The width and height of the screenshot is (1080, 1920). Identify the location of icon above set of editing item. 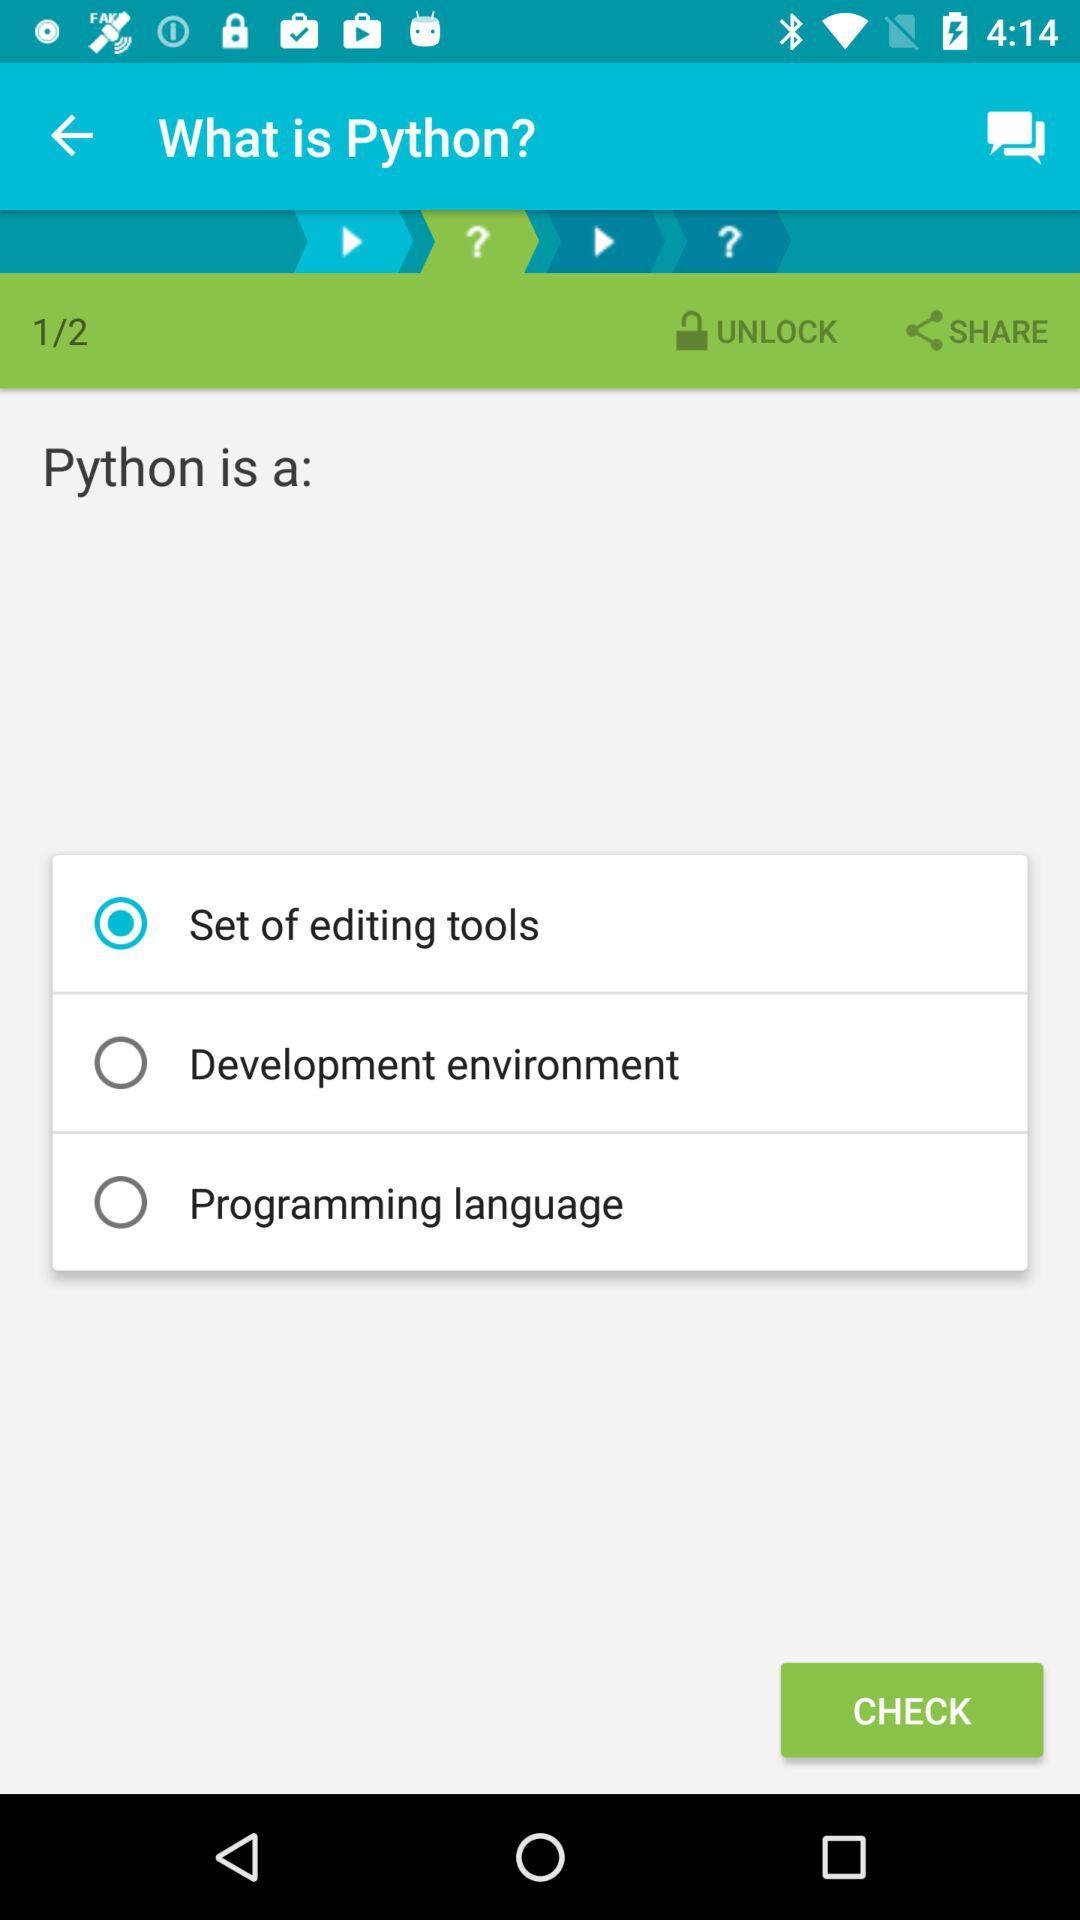
(752, 330).